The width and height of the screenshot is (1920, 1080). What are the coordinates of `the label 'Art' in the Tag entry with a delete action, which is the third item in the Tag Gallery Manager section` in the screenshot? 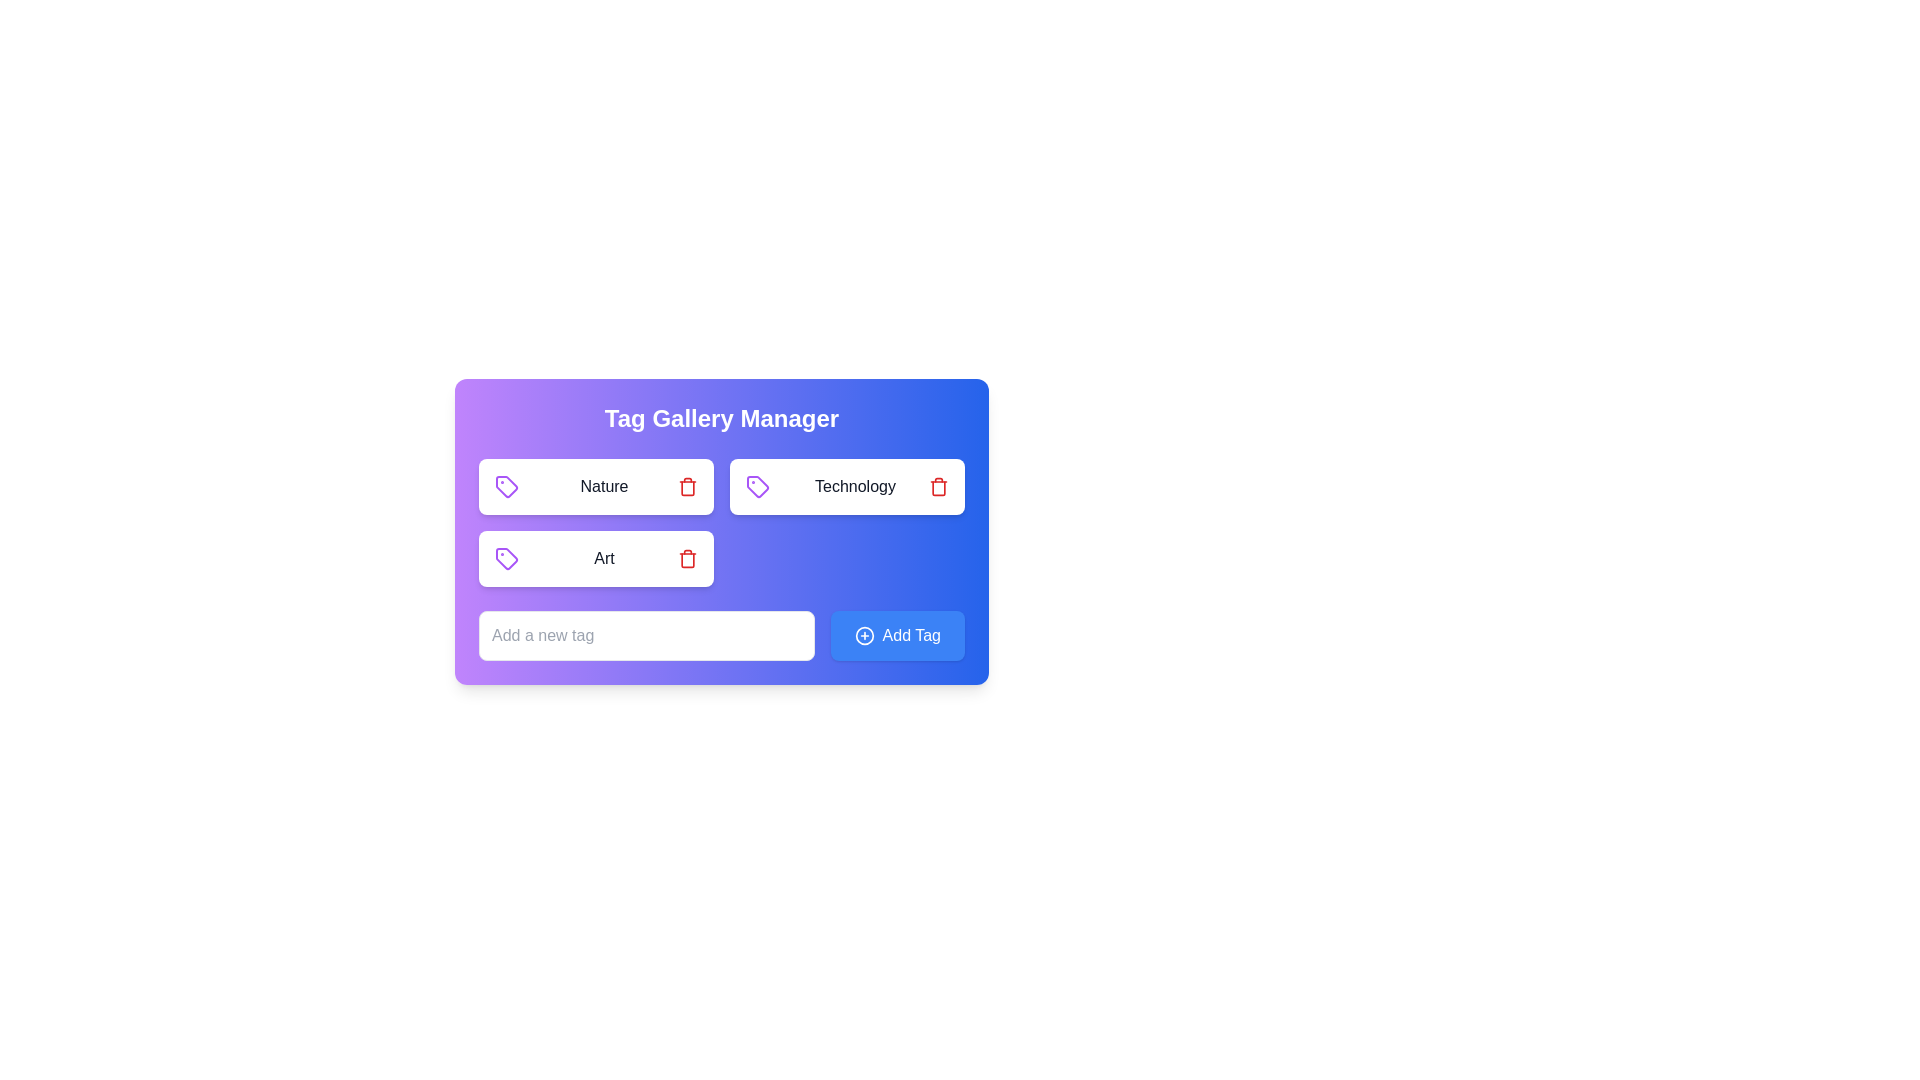 It's located at (595, 559).